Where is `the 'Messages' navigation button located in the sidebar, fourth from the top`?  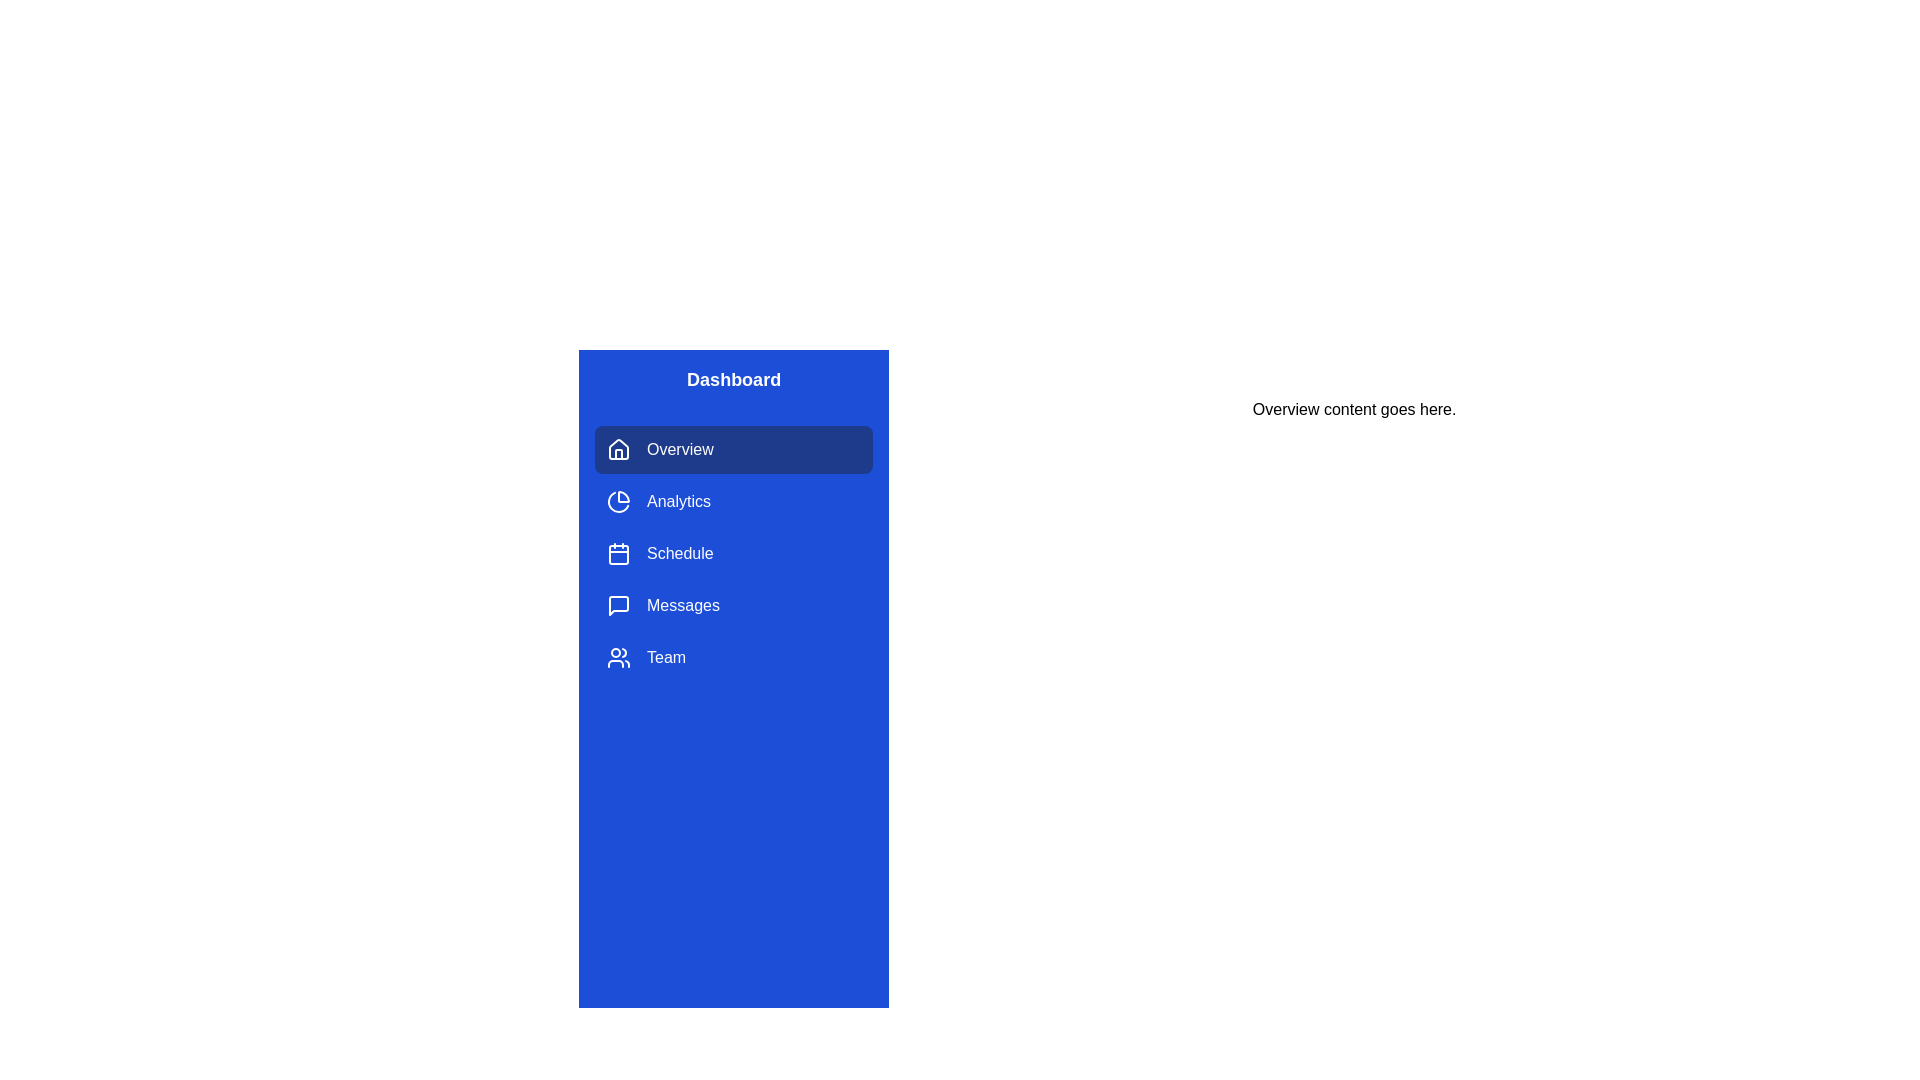 the 'Messages' navigation button located in the sidebar, fourth from the top is located at coordinates (733, 604).